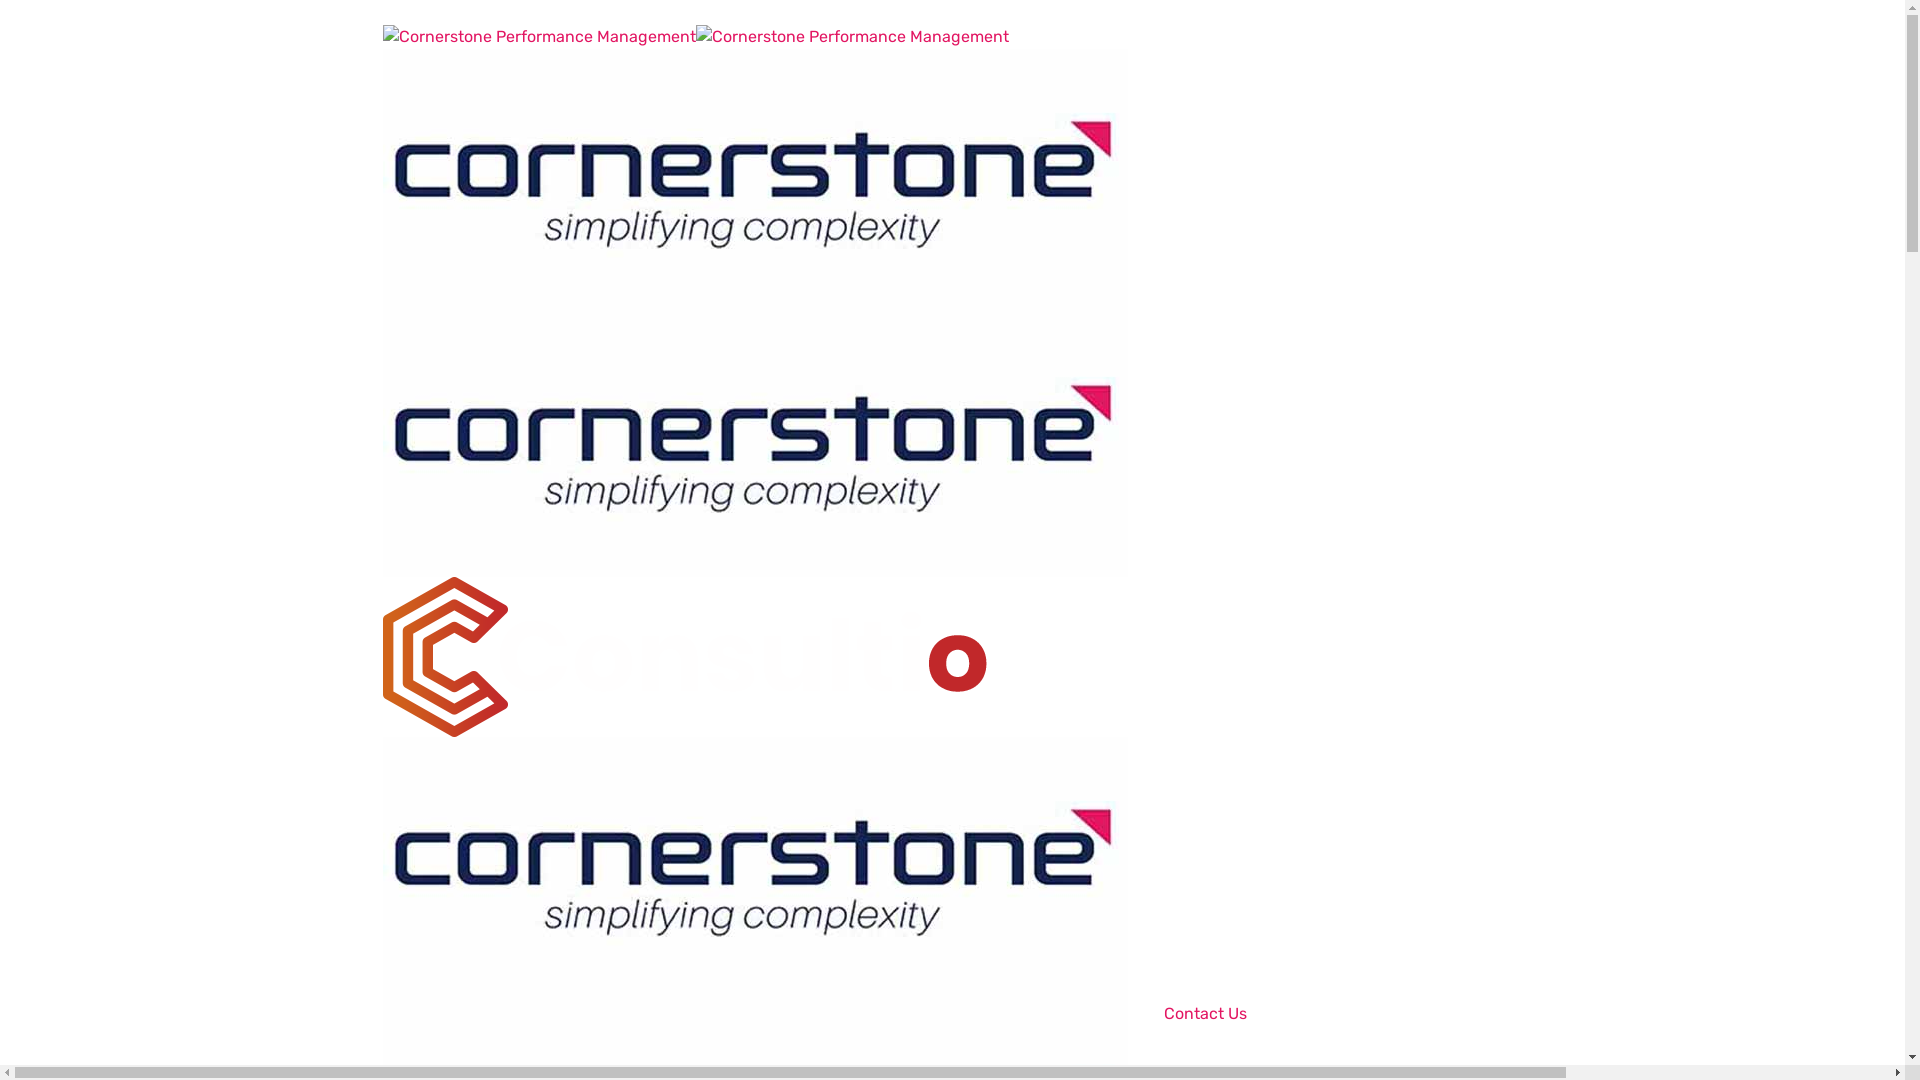 The width and height of the screenshot is (1920, 1080). I want to click on 'Cornerstone Performance Management', so click(852, 35).